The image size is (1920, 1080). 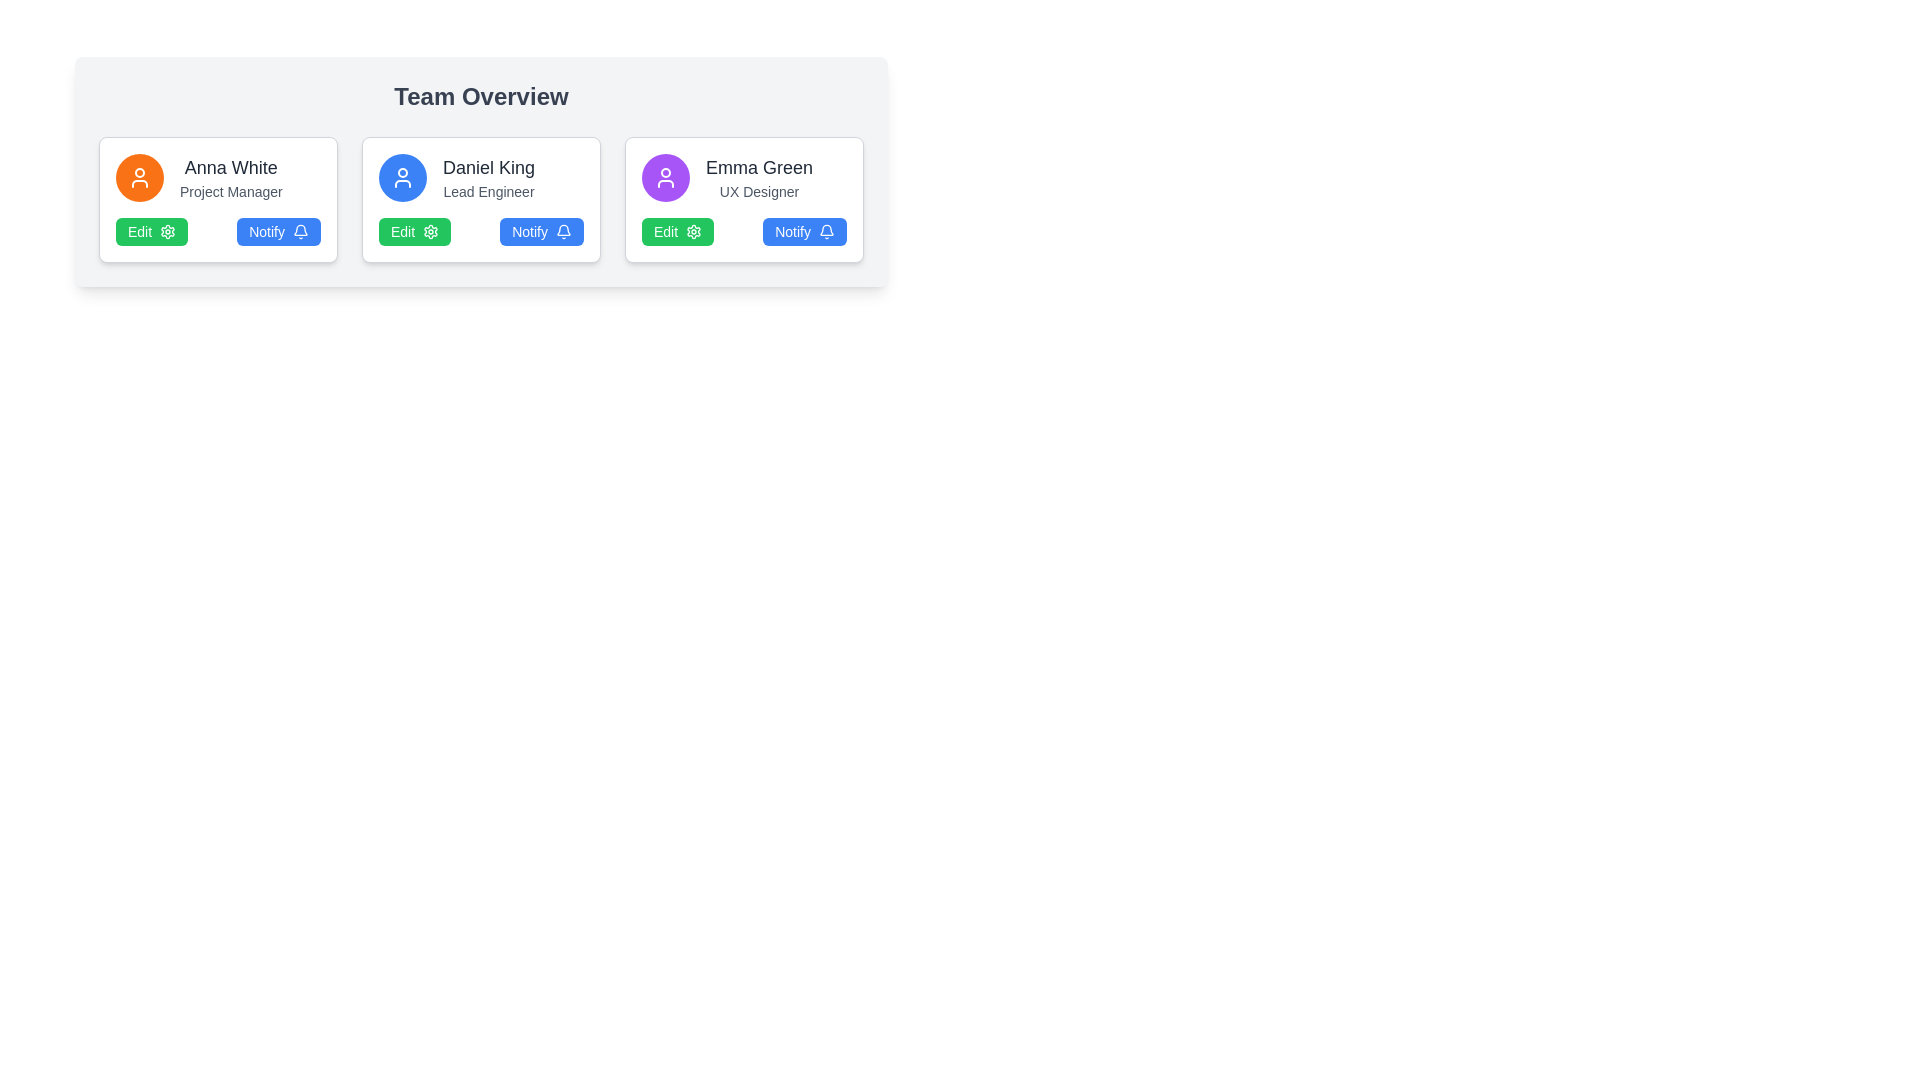 What do you see at coordinates (666, 176) in the screenshot?
I see `the SVG user icon representing Emma Green, which is depicted as a rounded profile head and shoulders in white, set against a circular purple background` at bounding box center [666, 176].